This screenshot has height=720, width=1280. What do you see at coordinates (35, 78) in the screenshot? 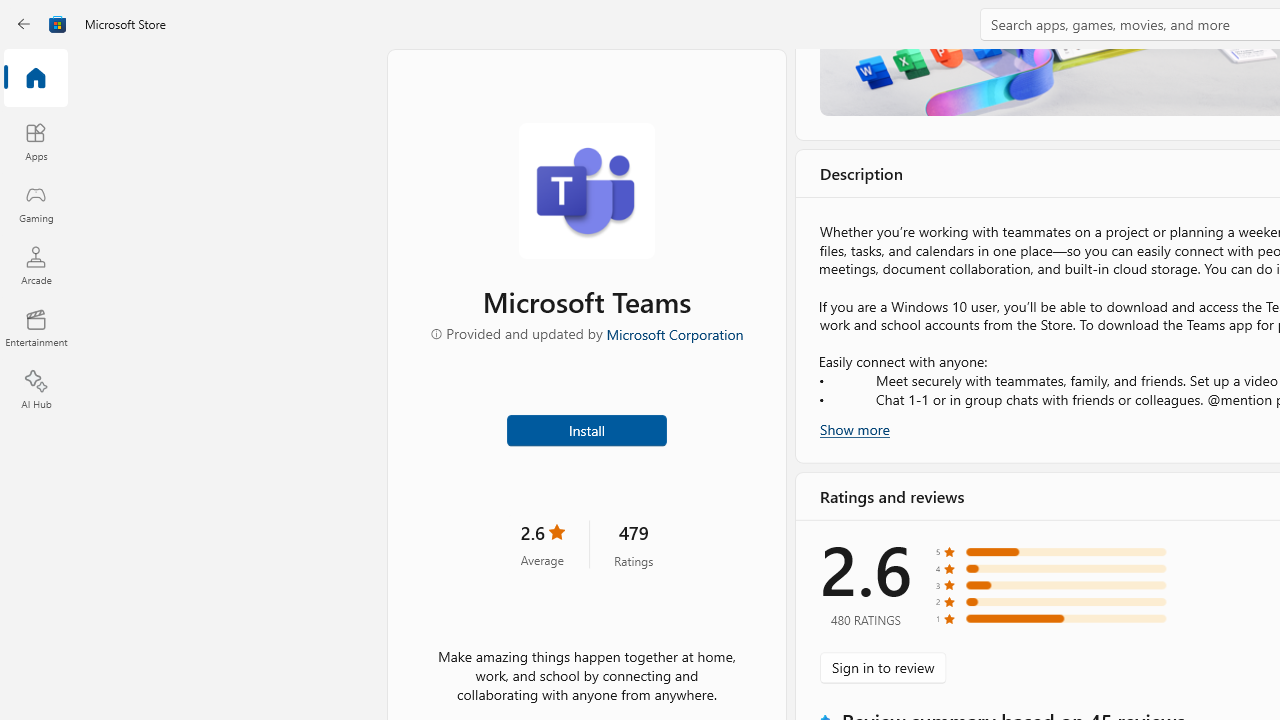
I see `'Home'` at bounding box center [35, 78].